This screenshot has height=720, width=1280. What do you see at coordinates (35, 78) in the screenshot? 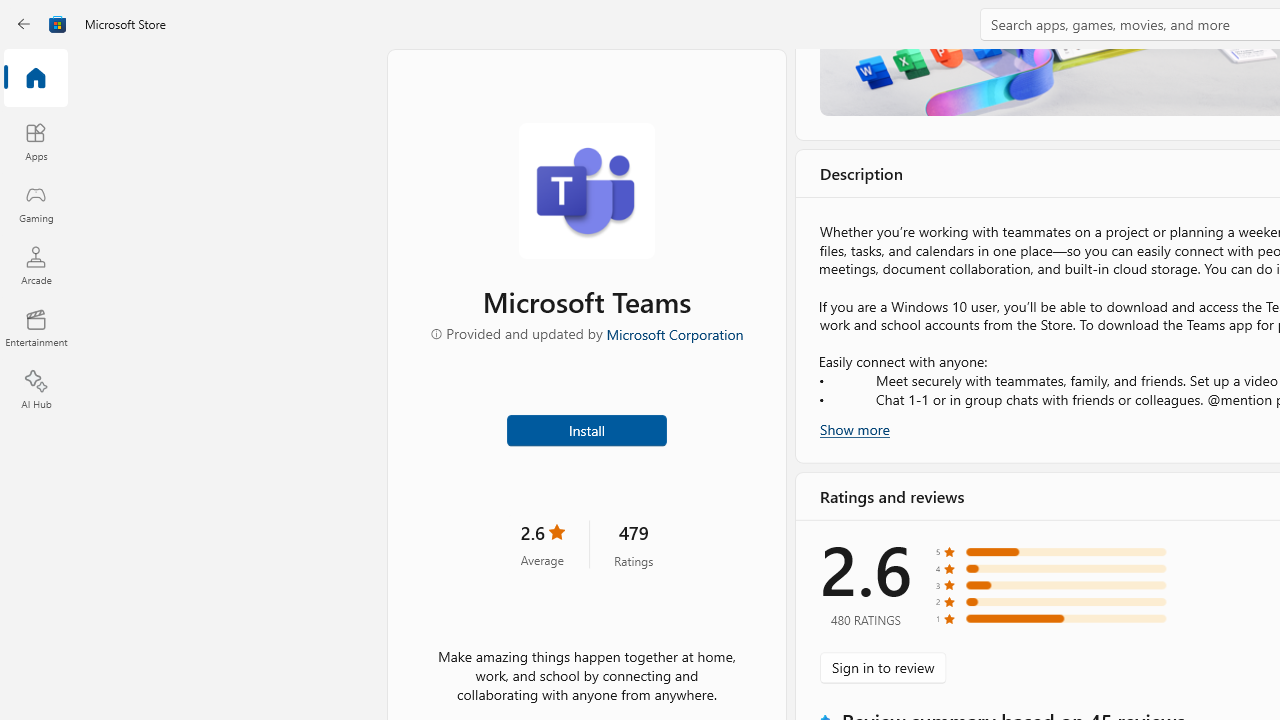
I see `'Home'` at bounding box center [35, 78].